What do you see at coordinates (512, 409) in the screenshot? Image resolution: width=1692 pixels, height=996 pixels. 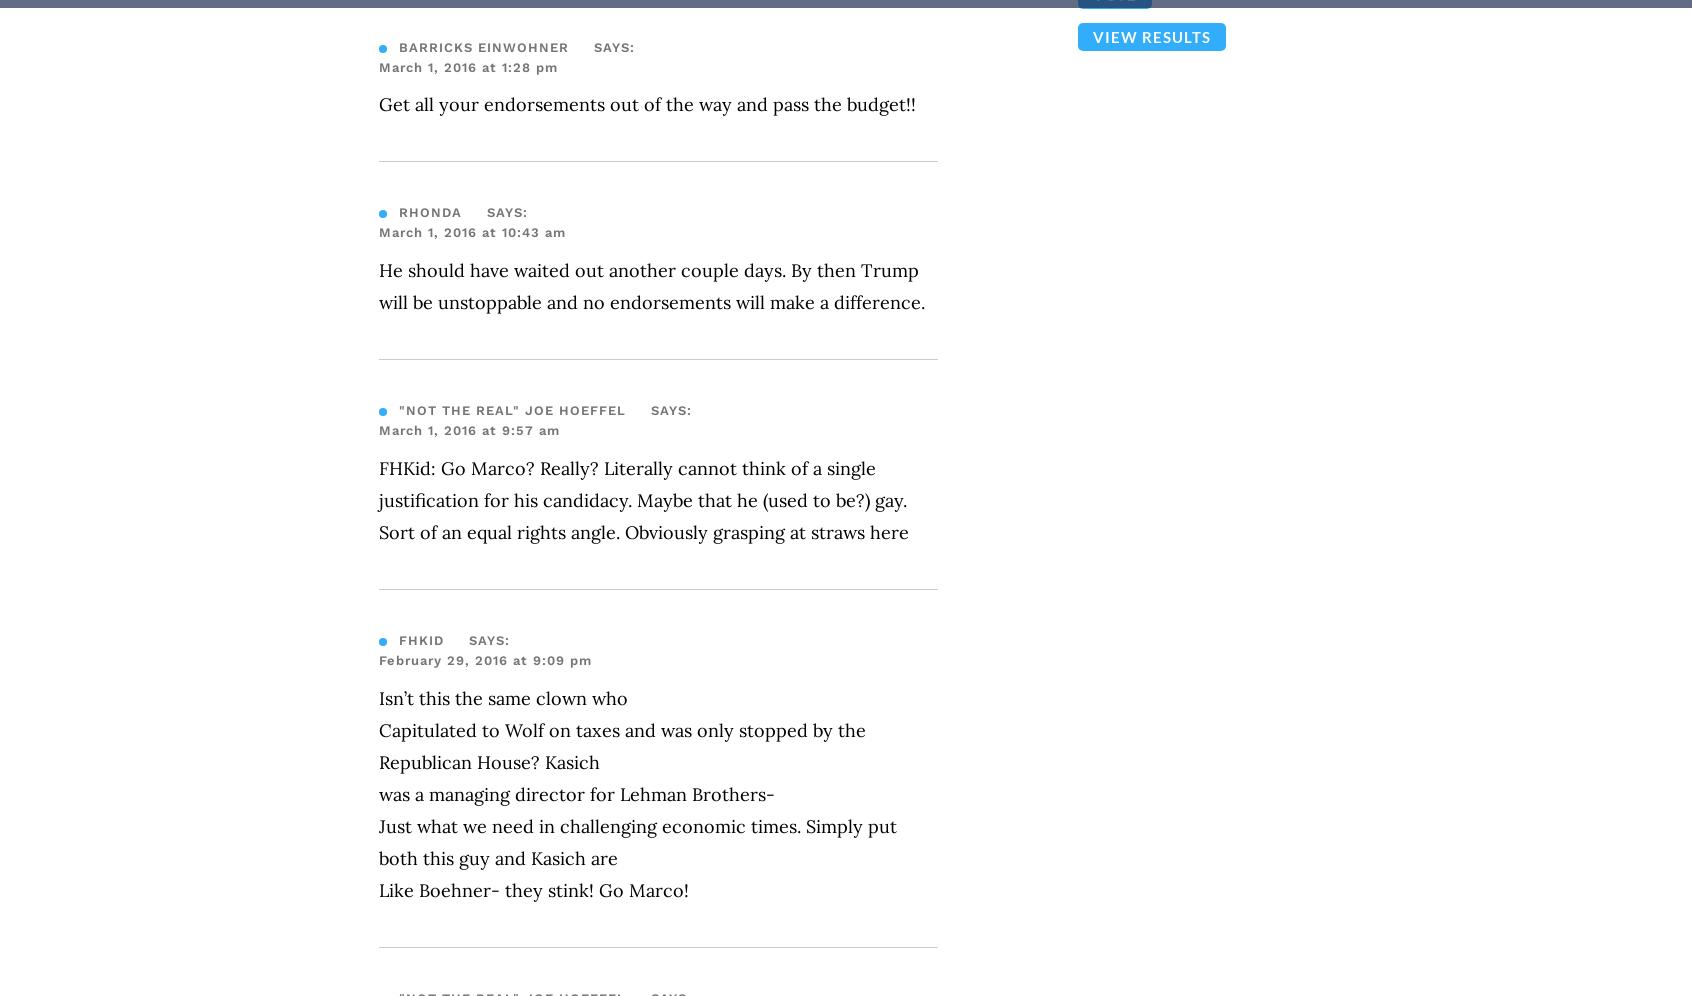 I see `'"not the real" joe hoeffel'` at bounding box center [512, 409].